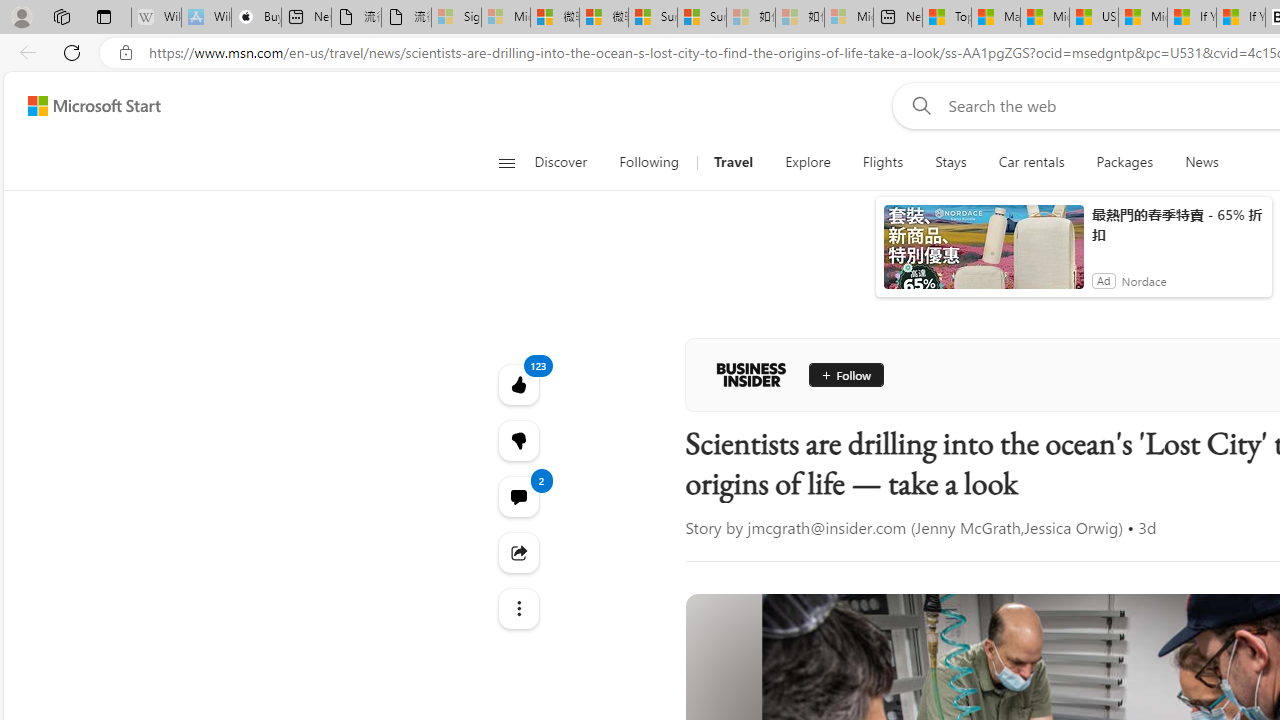 Image resolution: width=1280 pixels, height=720 pixels. I want to click on 'Business Insider', so click(750, 375).